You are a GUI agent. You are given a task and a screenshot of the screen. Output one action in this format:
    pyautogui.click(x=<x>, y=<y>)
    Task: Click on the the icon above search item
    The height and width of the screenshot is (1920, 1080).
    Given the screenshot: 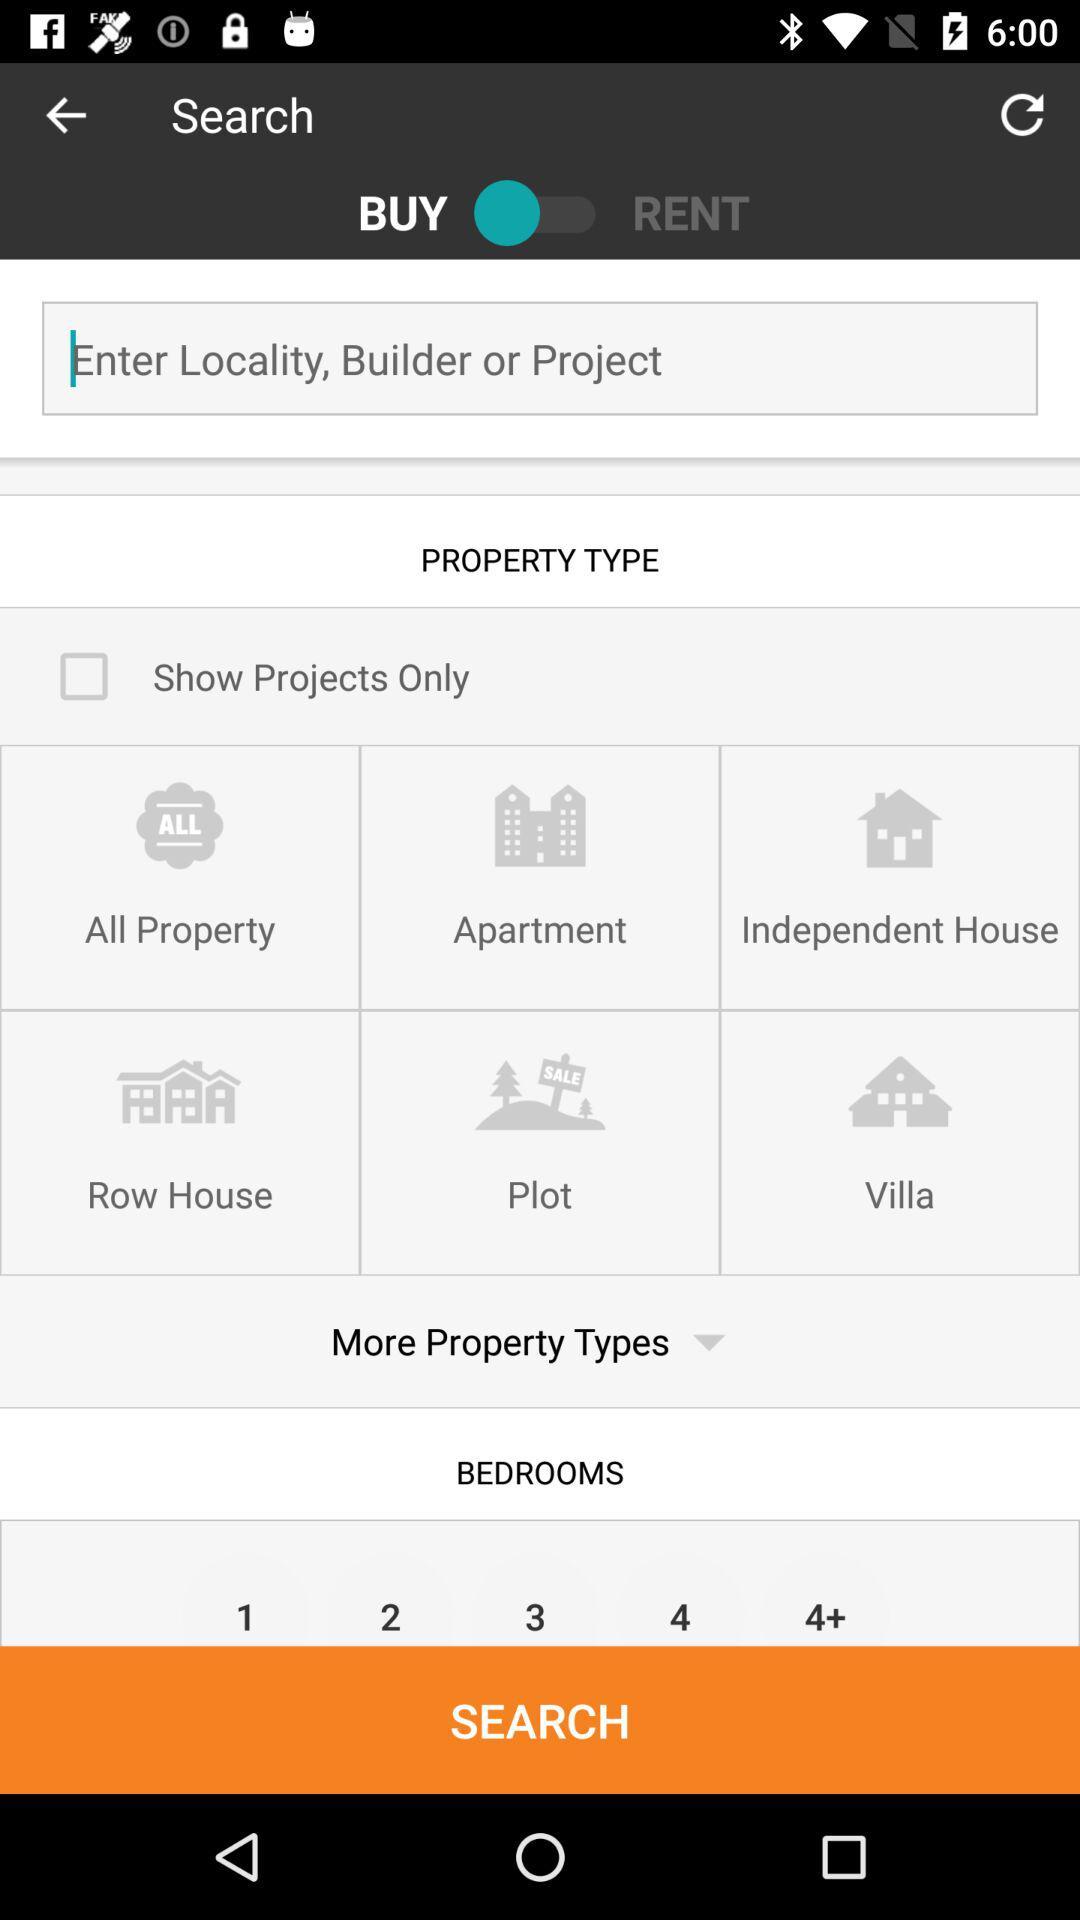 What is the action you would take?
    pyautogui.click(x=534, y=1597)
    